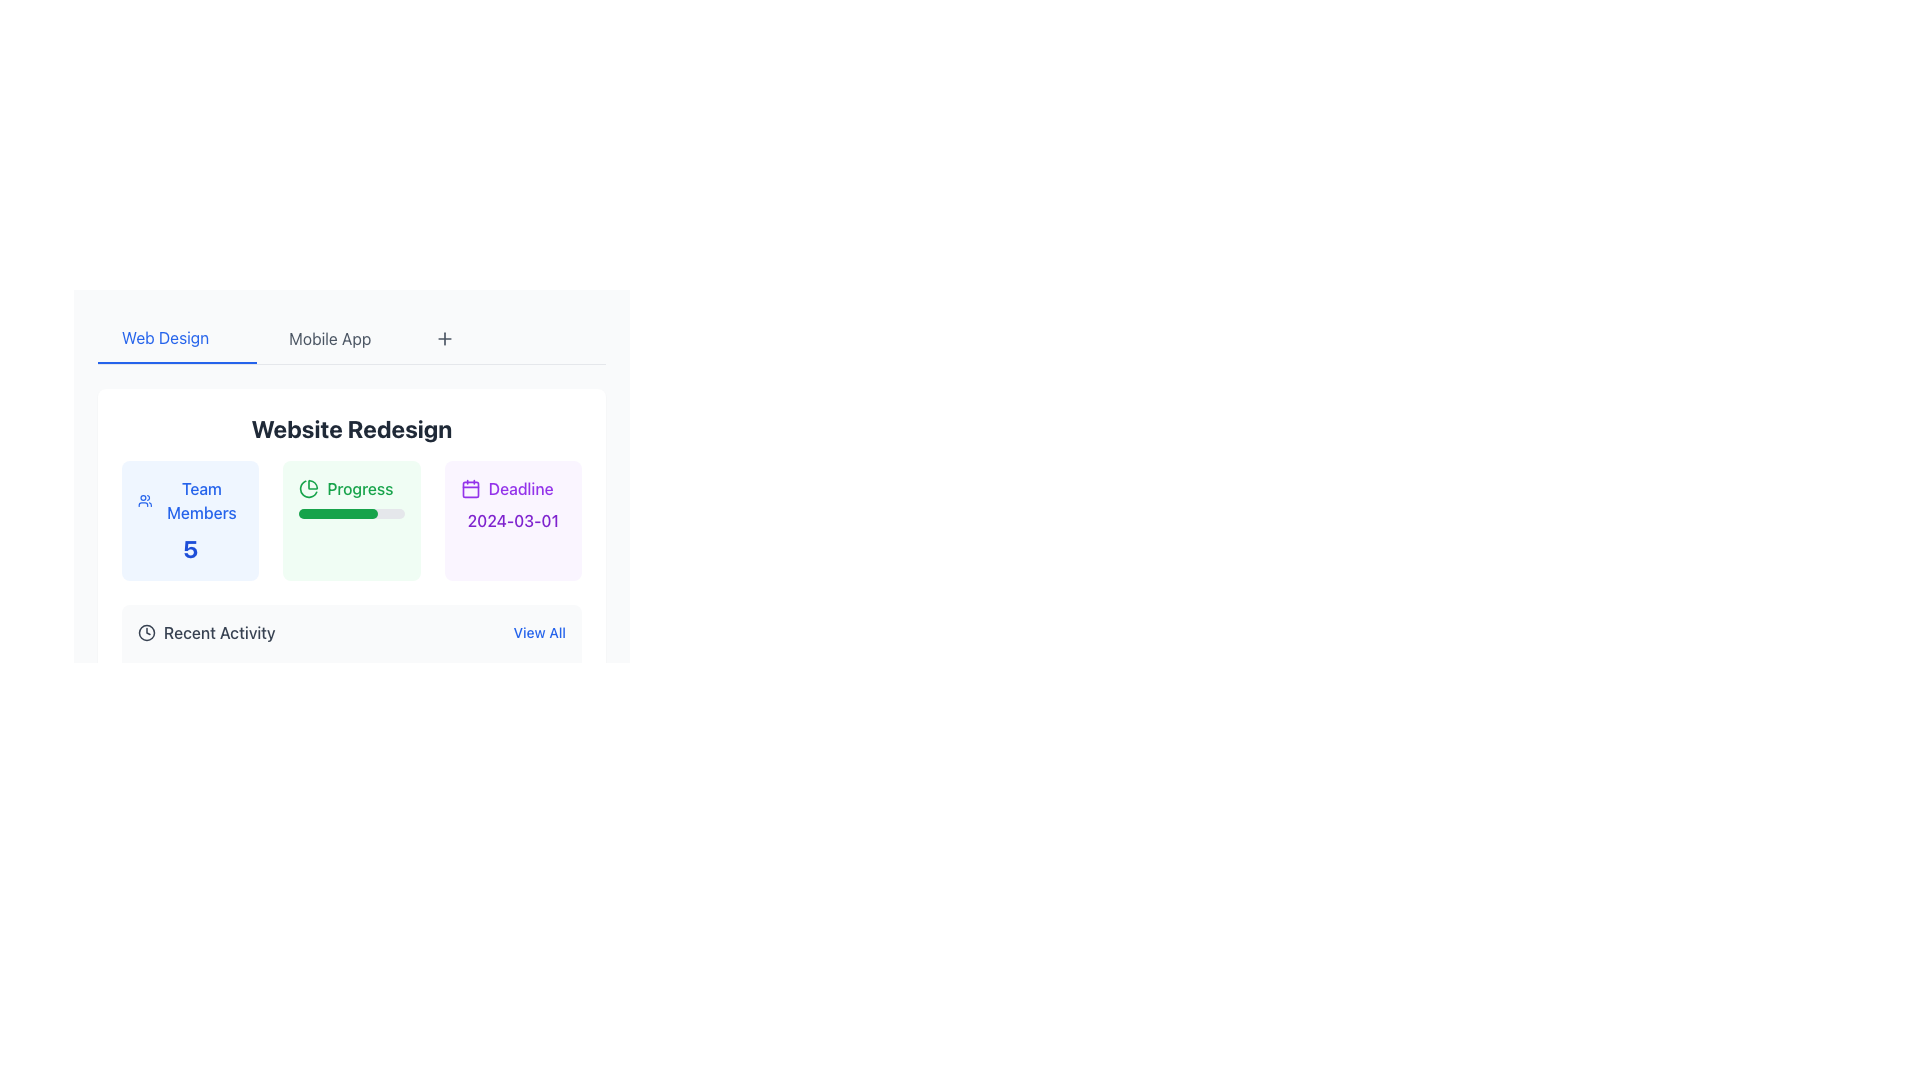 Image resolution: width=1920 pixels, height=1080 pixels. I want to click on the circular button with a '+' icon located on the right side of the navigation bar, so click(444, 338).